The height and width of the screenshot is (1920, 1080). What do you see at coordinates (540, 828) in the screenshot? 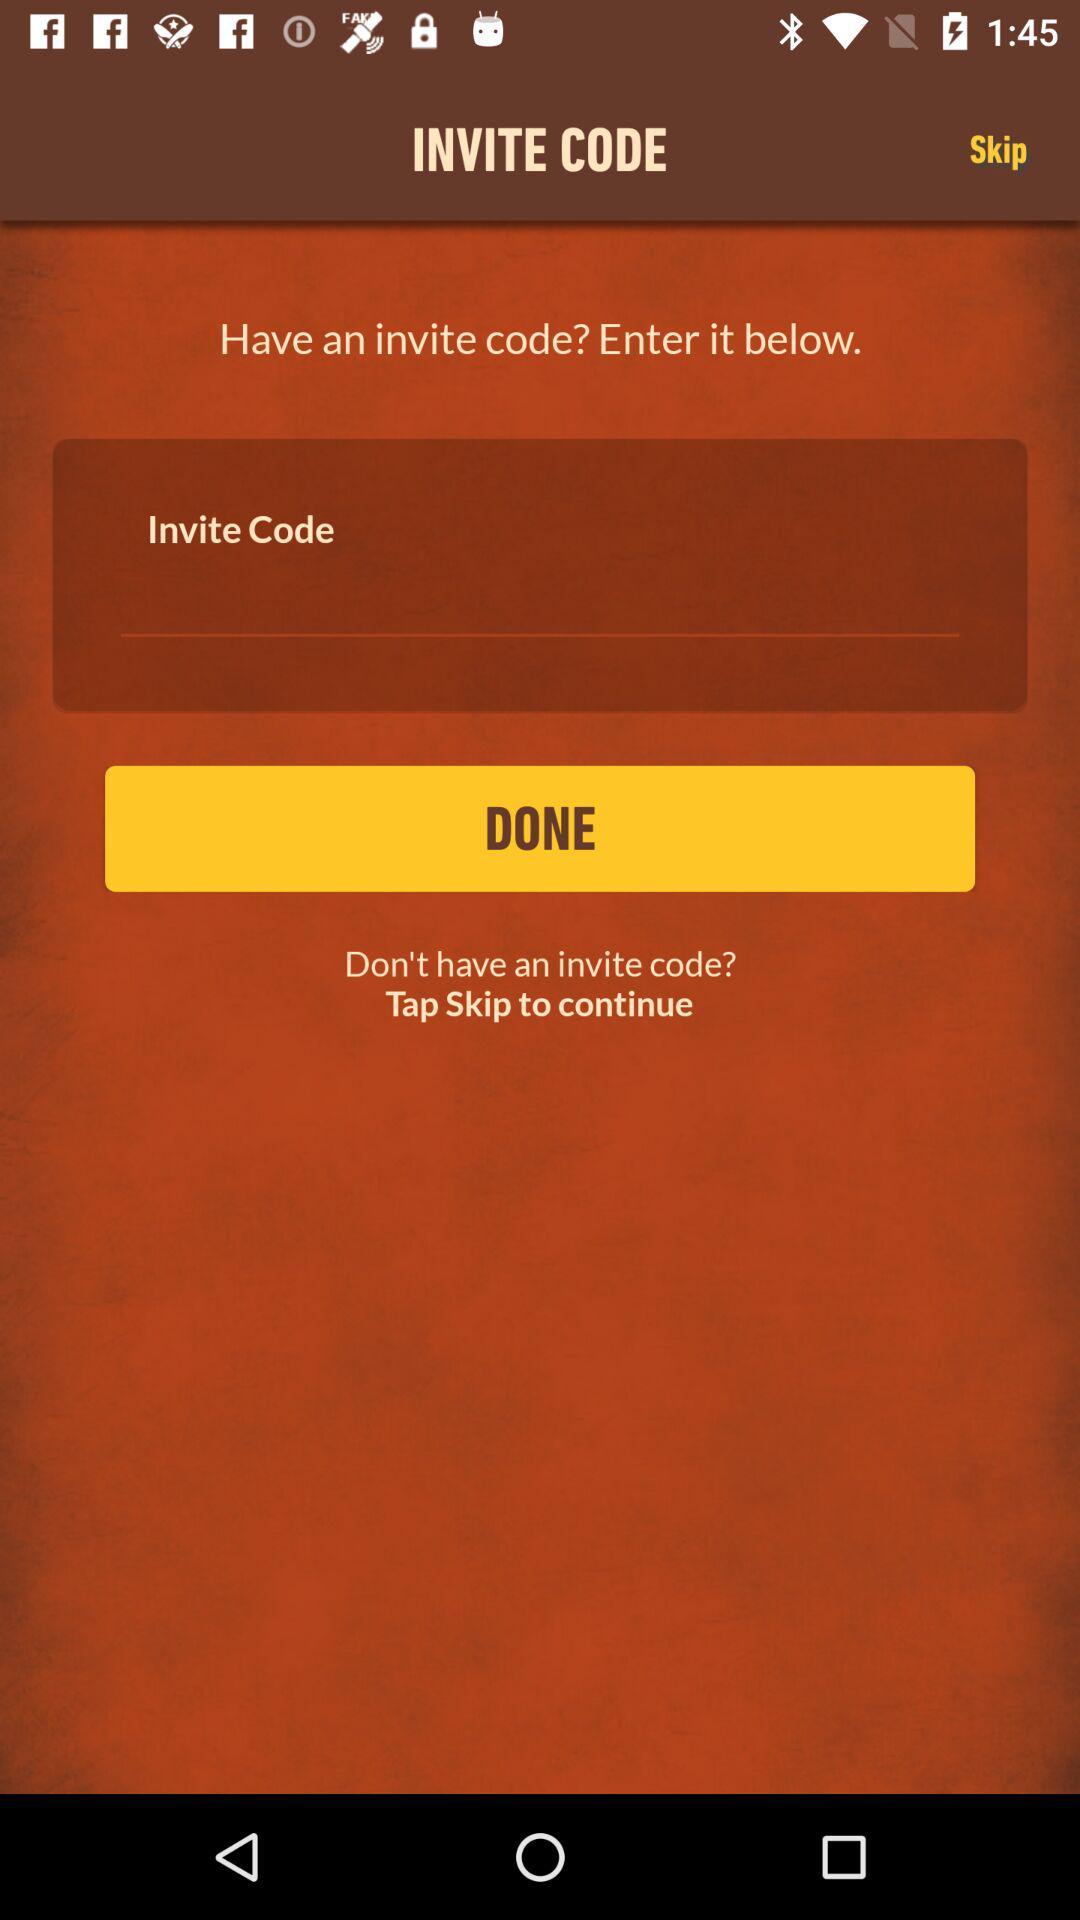
I see `the done item` at bounding box center [540, 828].